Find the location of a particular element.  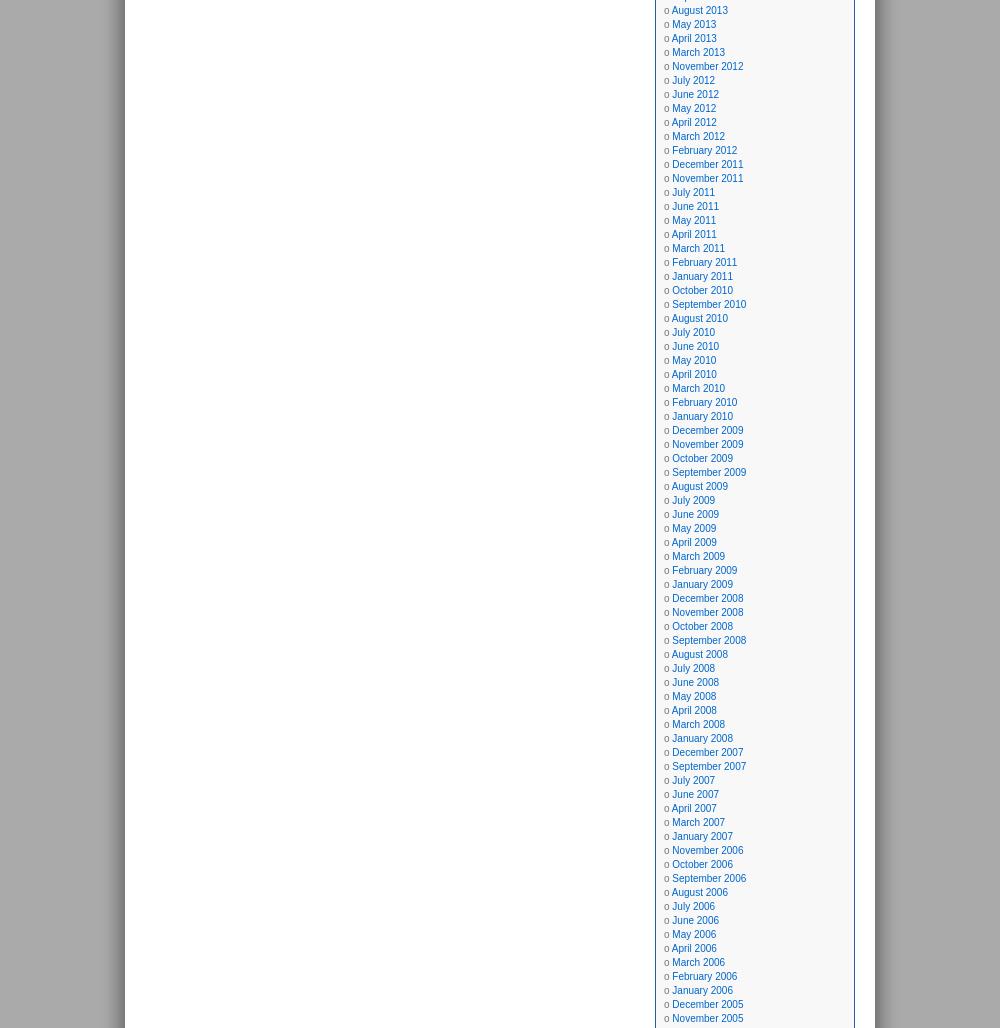

'November 2008' is located at coordinates (672, 611).